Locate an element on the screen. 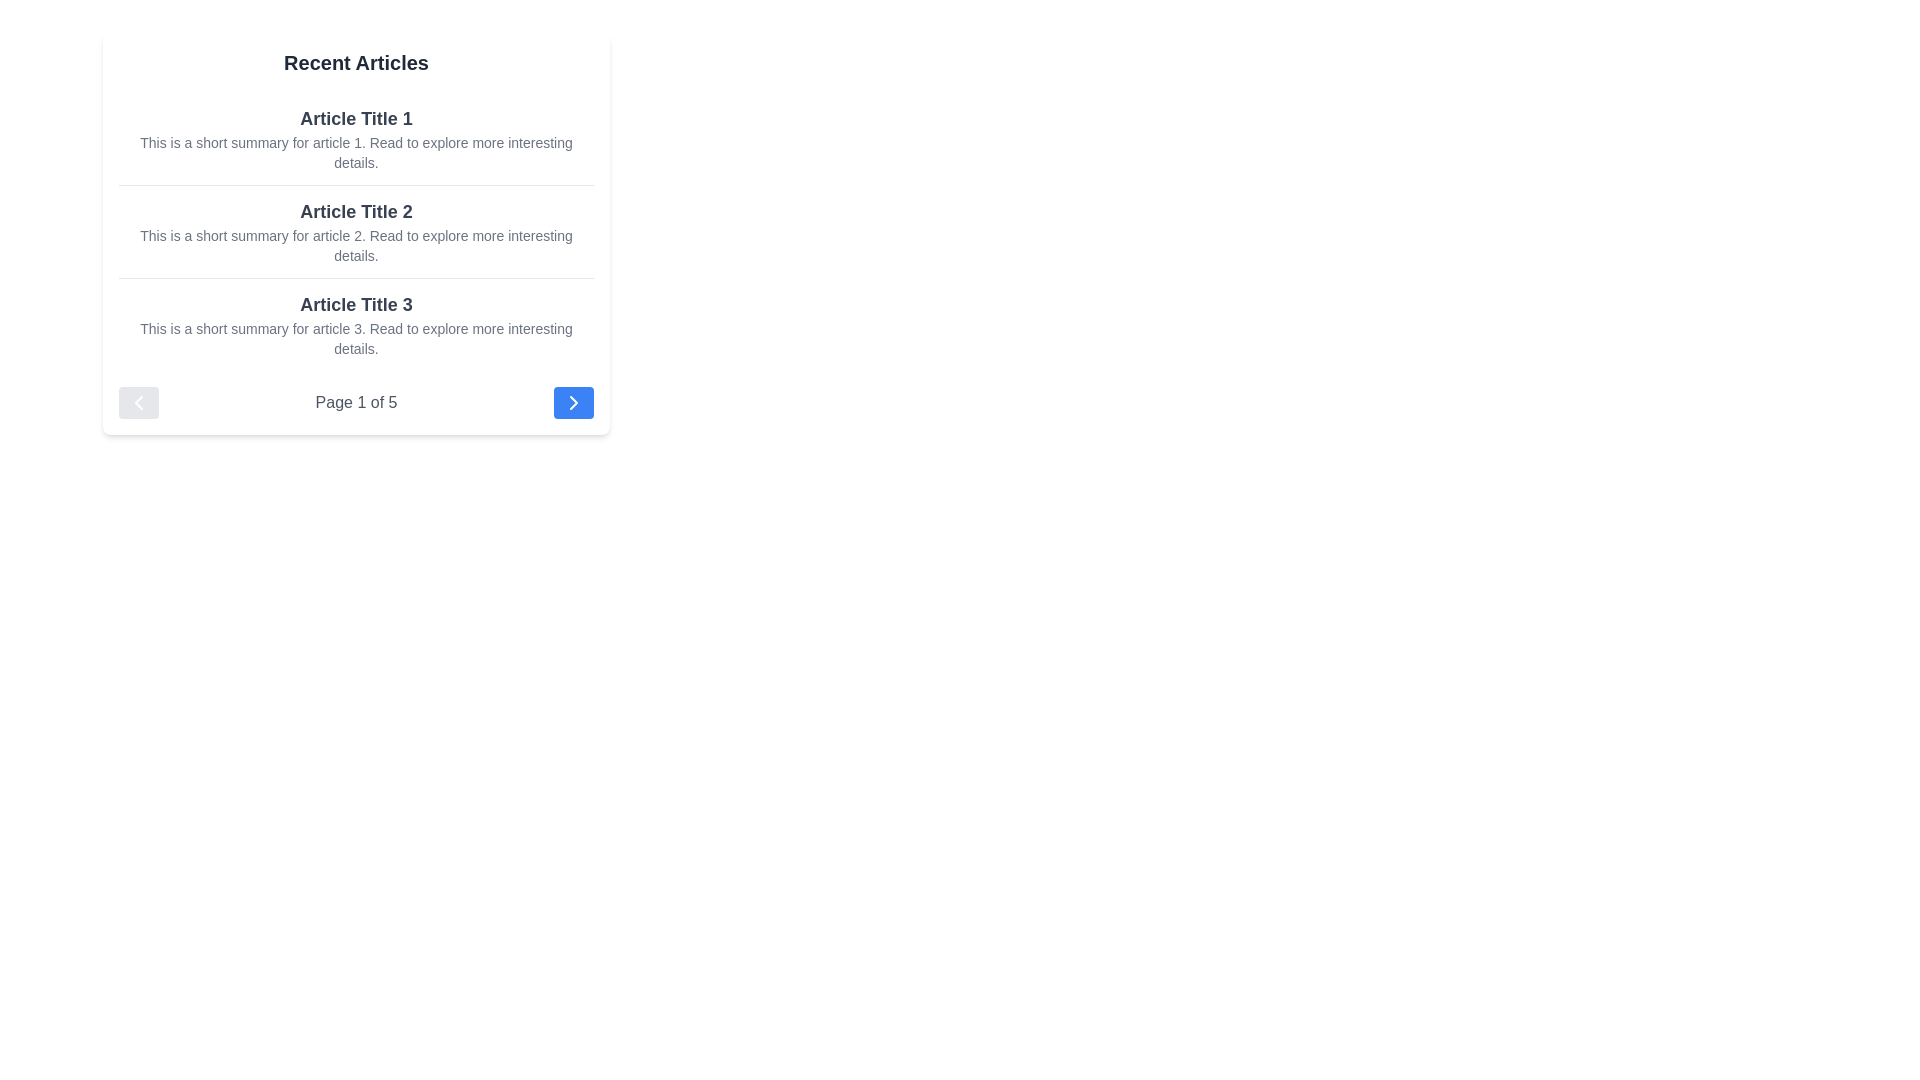 This screenshot has width=1920, height=1080. the title header of the first article in the 'Recent Articles' list is located at coordinates (356, 119).